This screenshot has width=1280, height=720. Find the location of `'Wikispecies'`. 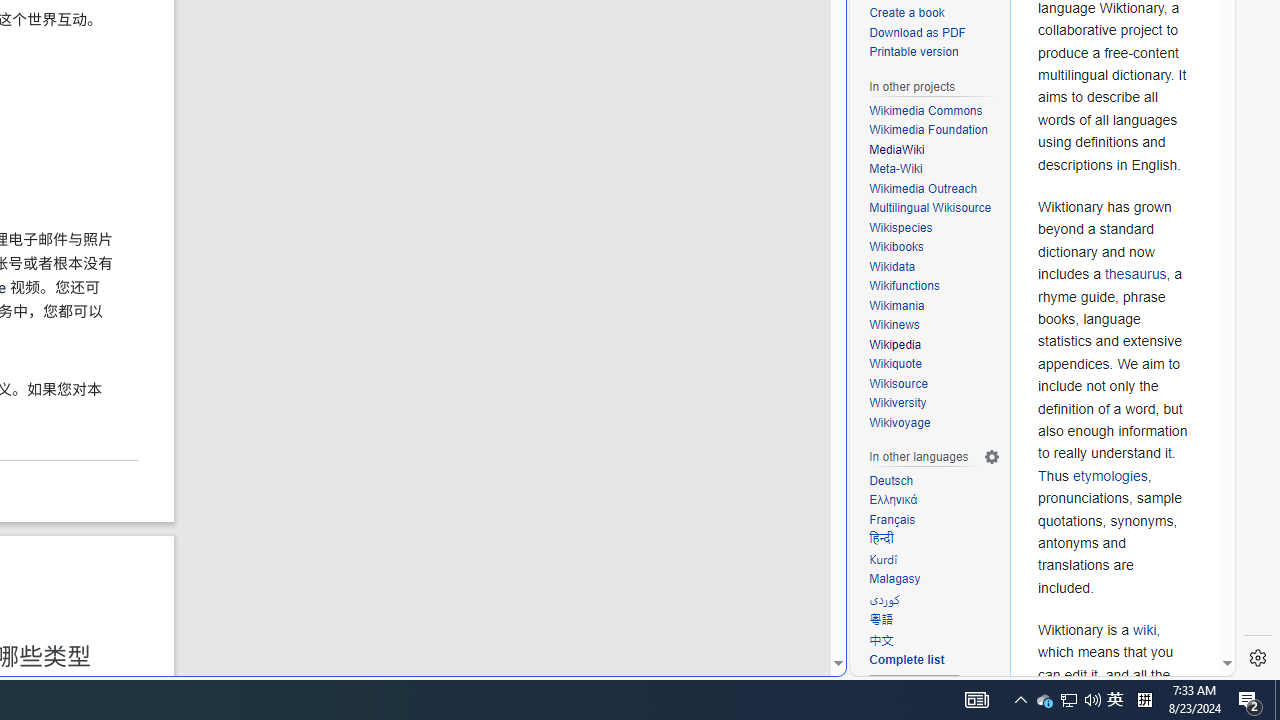

'Wikispecies' is located at coordinates (900, 226).